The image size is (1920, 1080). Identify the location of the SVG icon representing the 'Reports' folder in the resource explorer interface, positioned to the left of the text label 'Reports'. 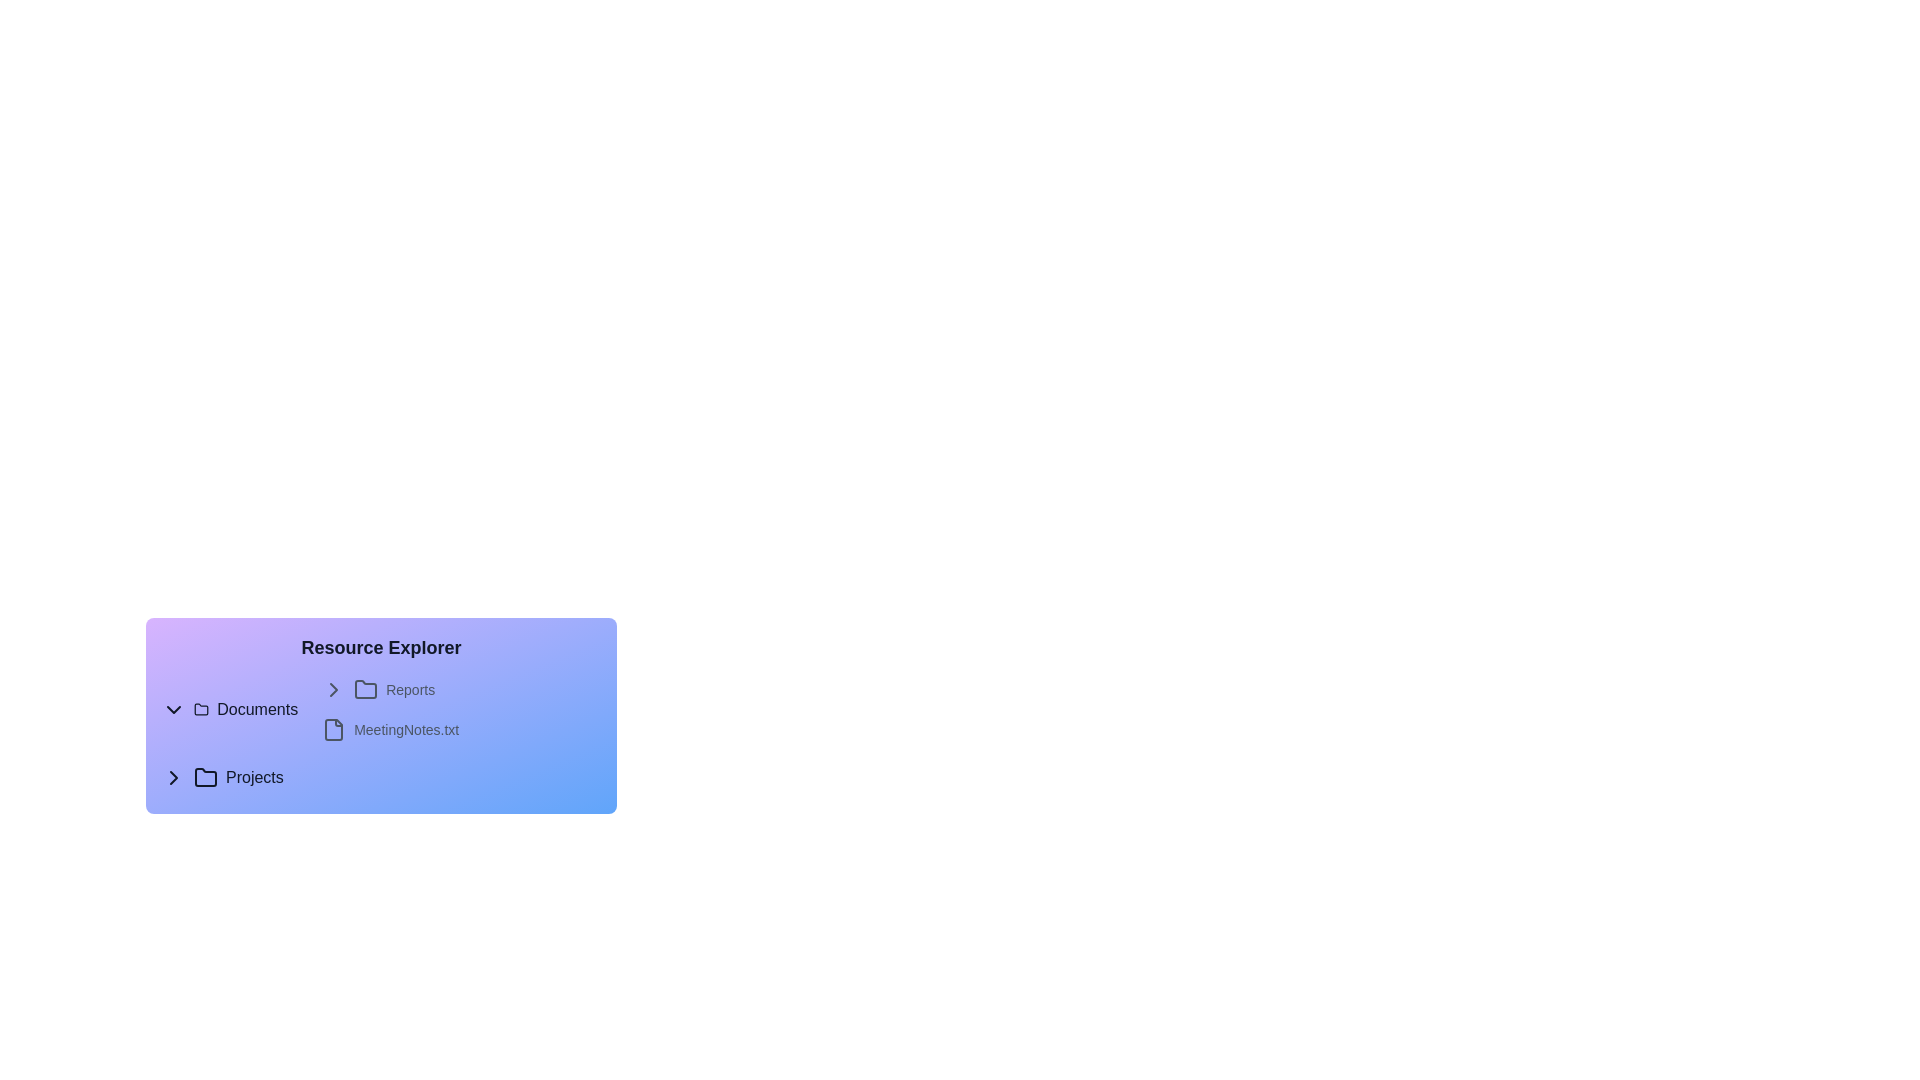
(366, 689).